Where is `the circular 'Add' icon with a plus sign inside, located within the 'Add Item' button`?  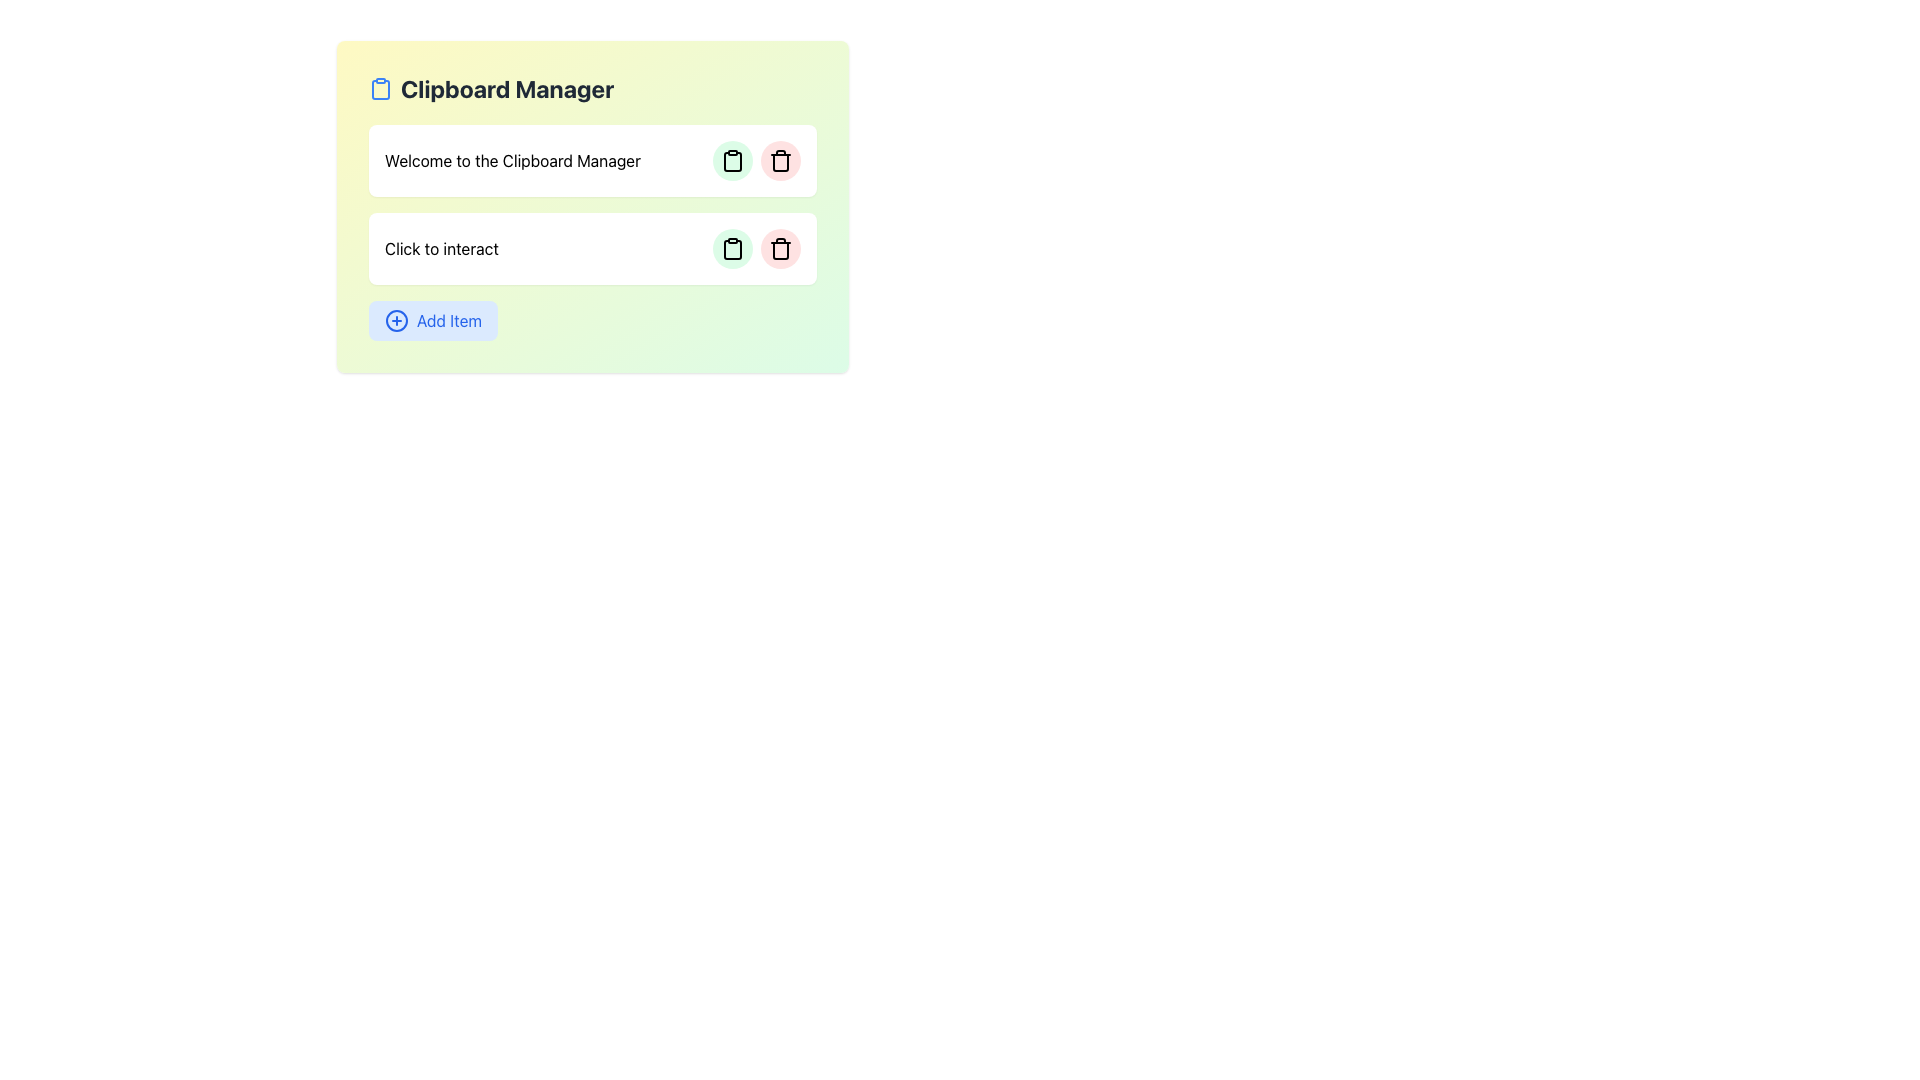
the circular 'Add' icon with a plus sign inside, located within the 'Add Item' button is located at coordinates (397, 319).